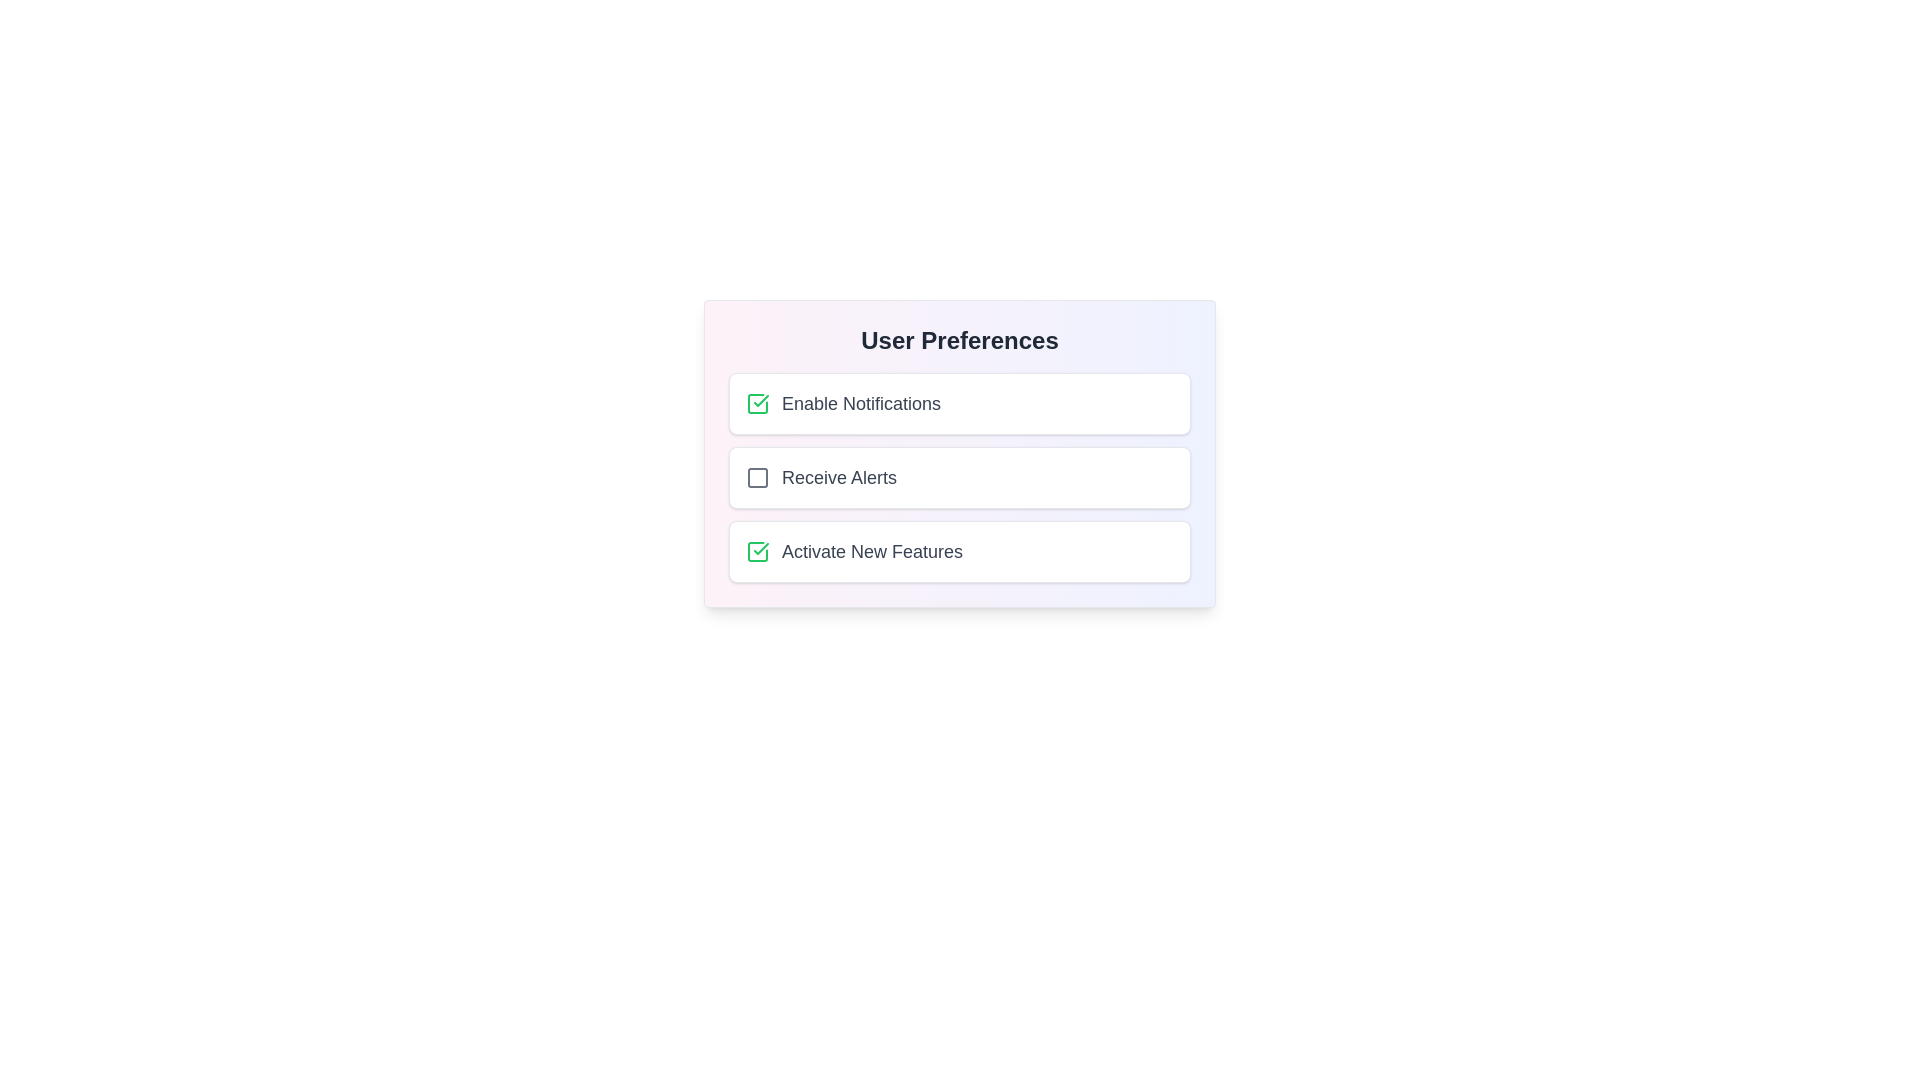 This screenshot has width=1920, height=1080. What do you see at coordinates (960, 551) in the screenshot?
I see `the third option in the 'User Preferences' section which is a checkbox indicating the activation of new features` at bounding box center [960, 551].